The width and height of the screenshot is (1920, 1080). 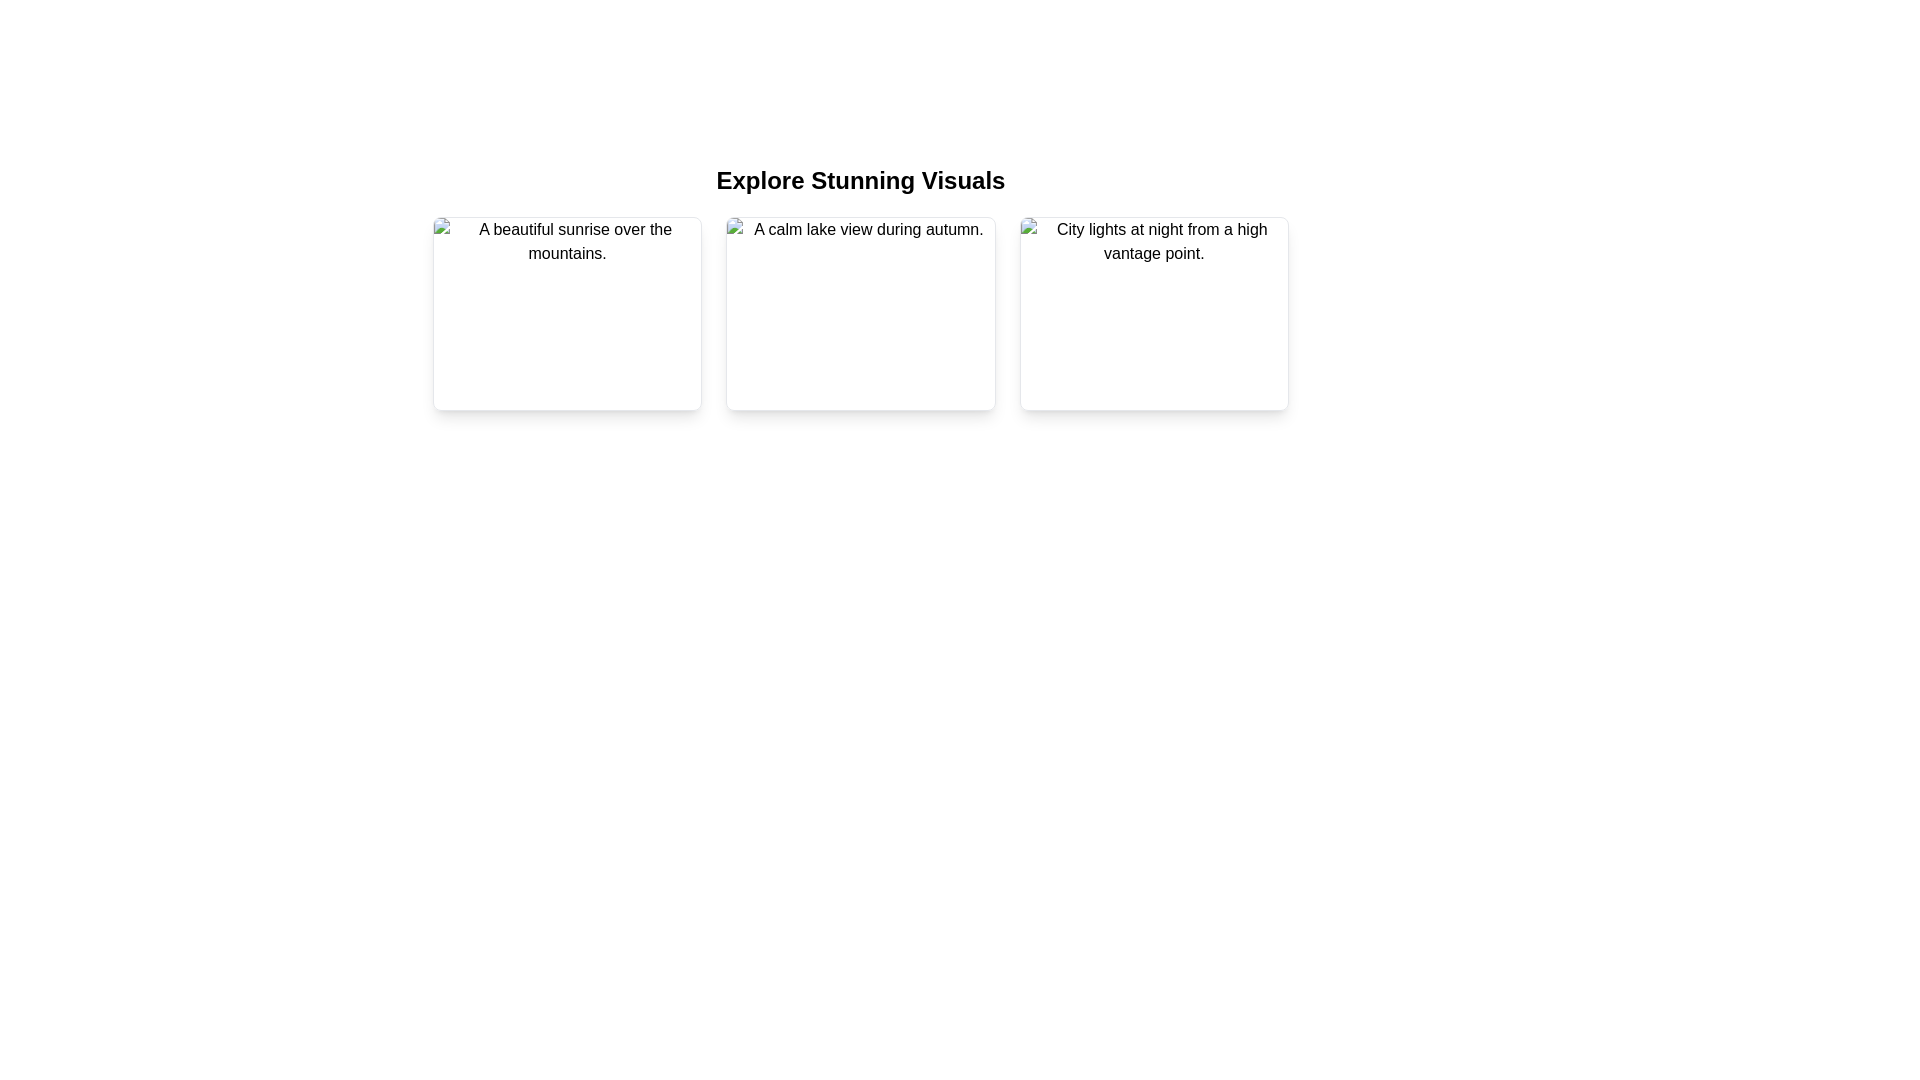 What do you see at coordinates (1154, 313) in the screenshot?
I see `the image element showcasing city lights at night, positioned centrally in the third card of a horizontally aligned grid` at bounding box center [1154, 313].